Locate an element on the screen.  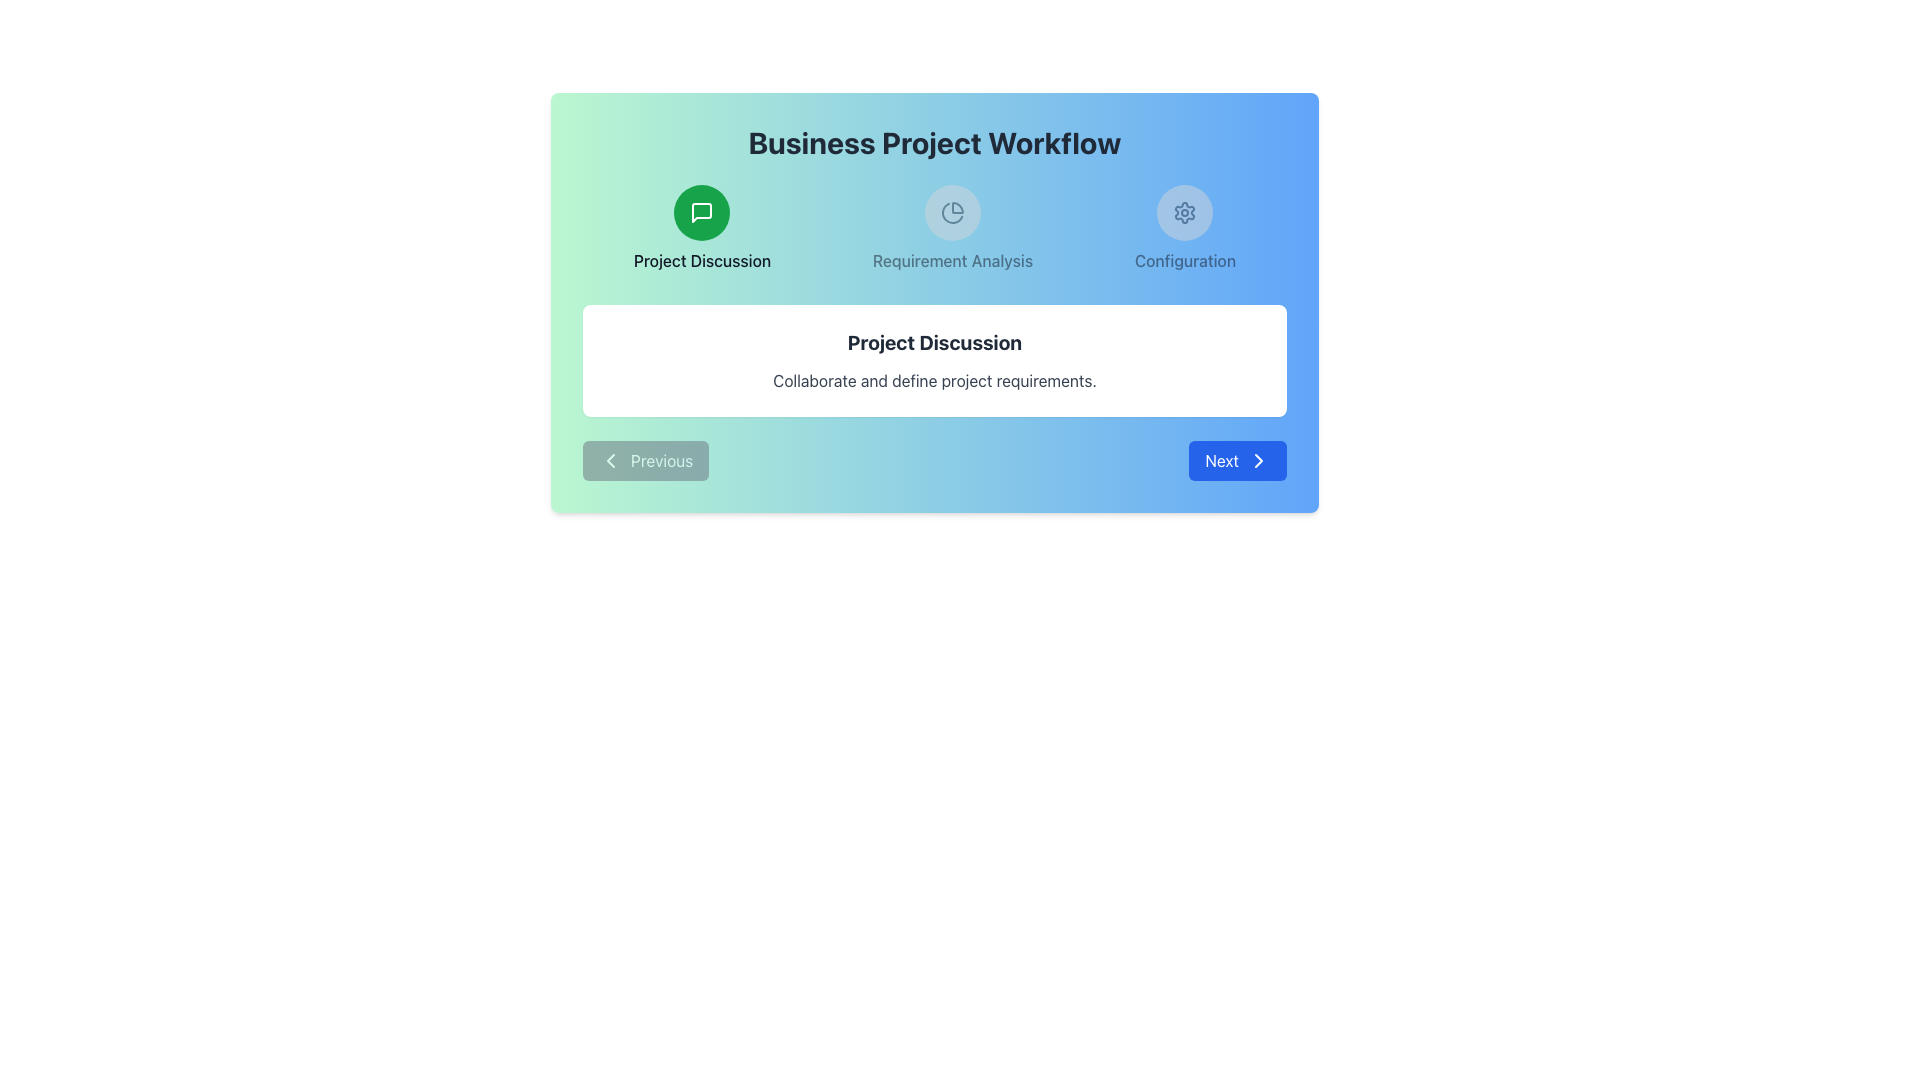
the textual label displaying 'Project Discussion', which is positioned below a green circular icon and serves as an explanation for it is located at coordinates (702, 260).